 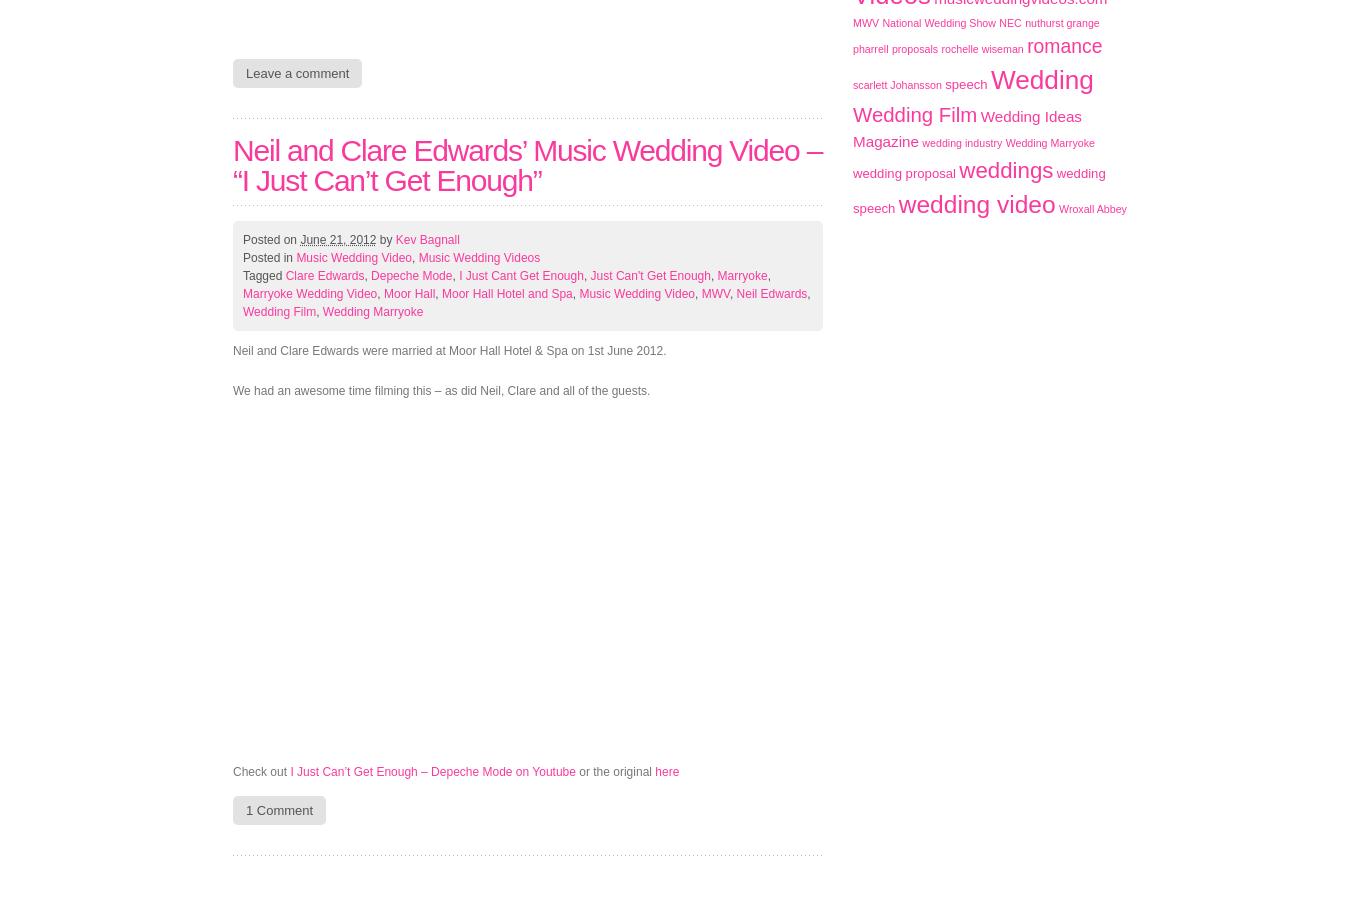 What do you see at coordinates (966, 128) in the screenshot?
I see `'Wedding Ideas Magazine'` at bounding box center [966, 128].